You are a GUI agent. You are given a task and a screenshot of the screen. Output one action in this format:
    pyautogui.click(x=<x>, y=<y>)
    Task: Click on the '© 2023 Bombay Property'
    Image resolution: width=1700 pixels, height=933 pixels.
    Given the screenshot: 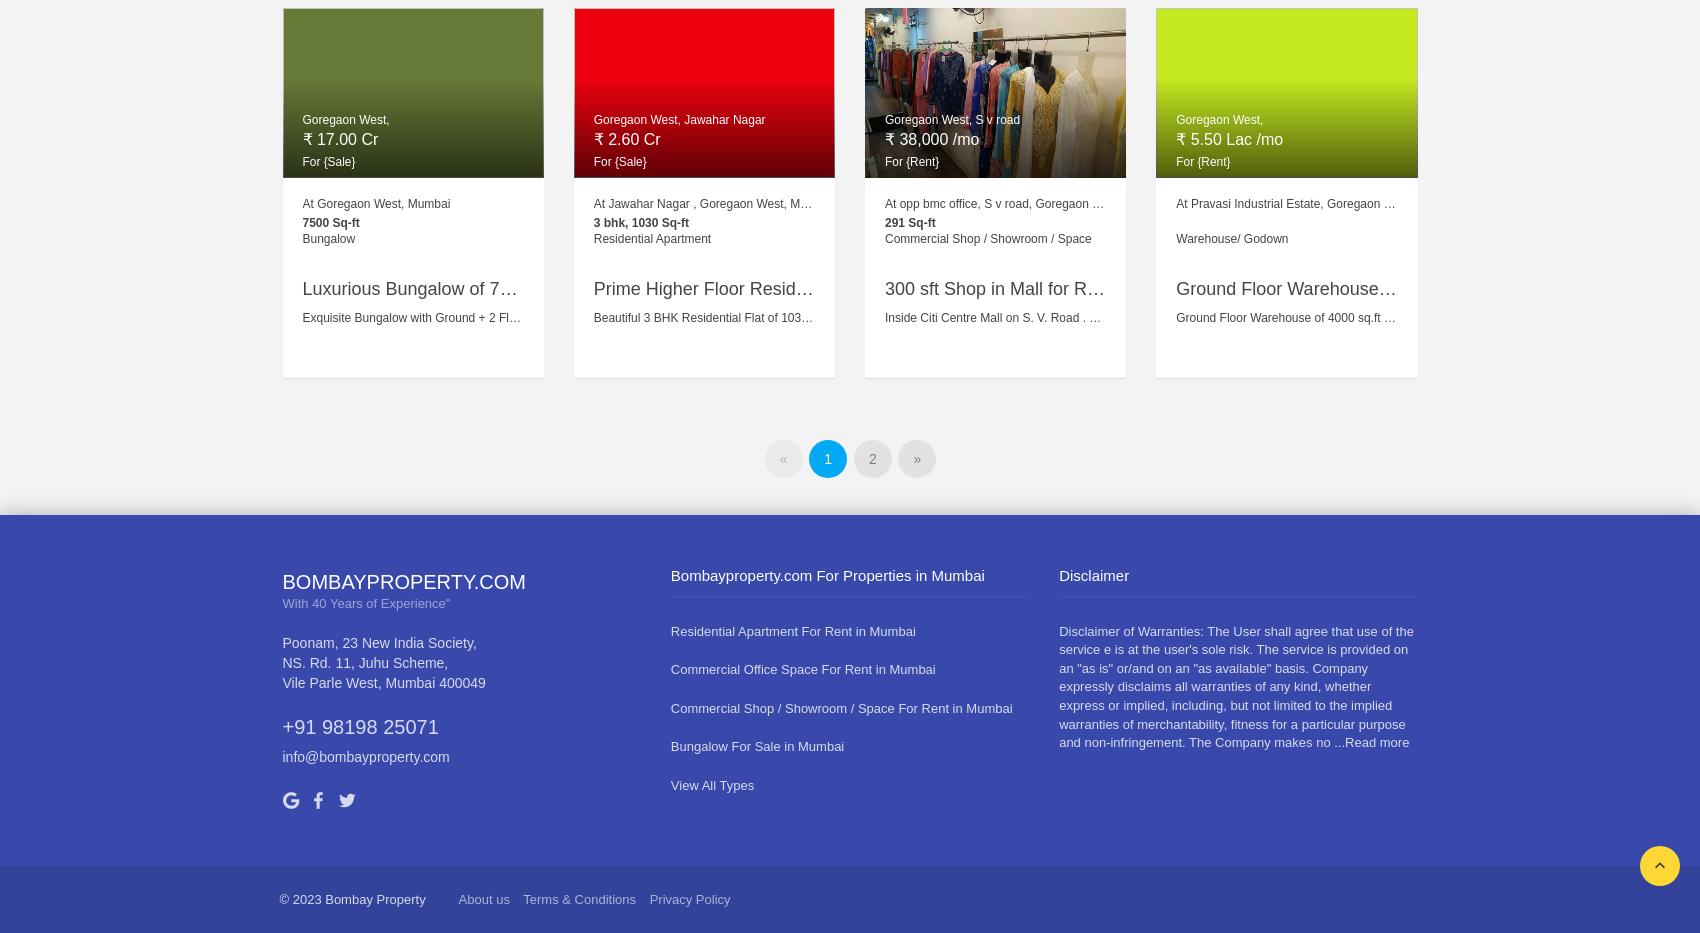 What is the action you would take?
    pyautogui.click(x=278, y=898)
    